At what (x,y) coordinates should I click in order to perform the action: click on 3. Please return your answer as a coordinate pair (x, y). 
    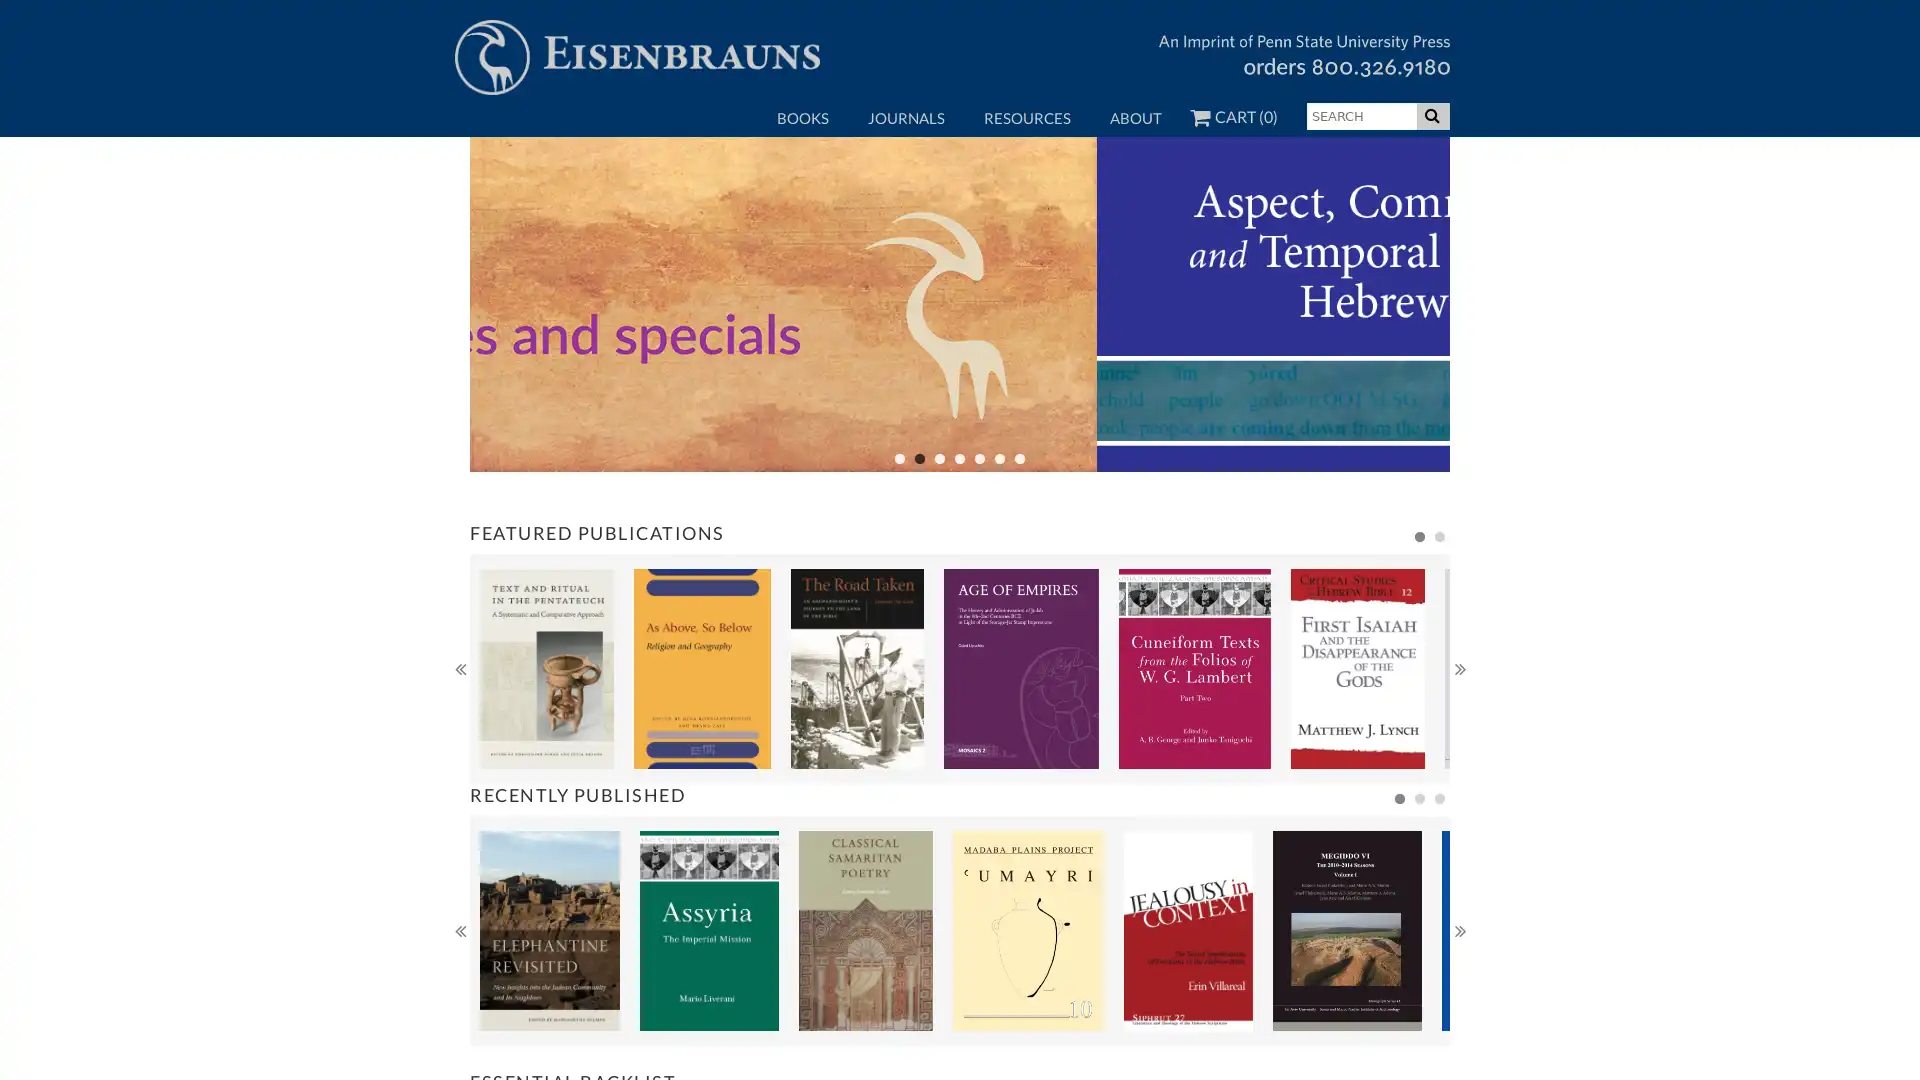
    Looking at the image, I should click on (939, 534).